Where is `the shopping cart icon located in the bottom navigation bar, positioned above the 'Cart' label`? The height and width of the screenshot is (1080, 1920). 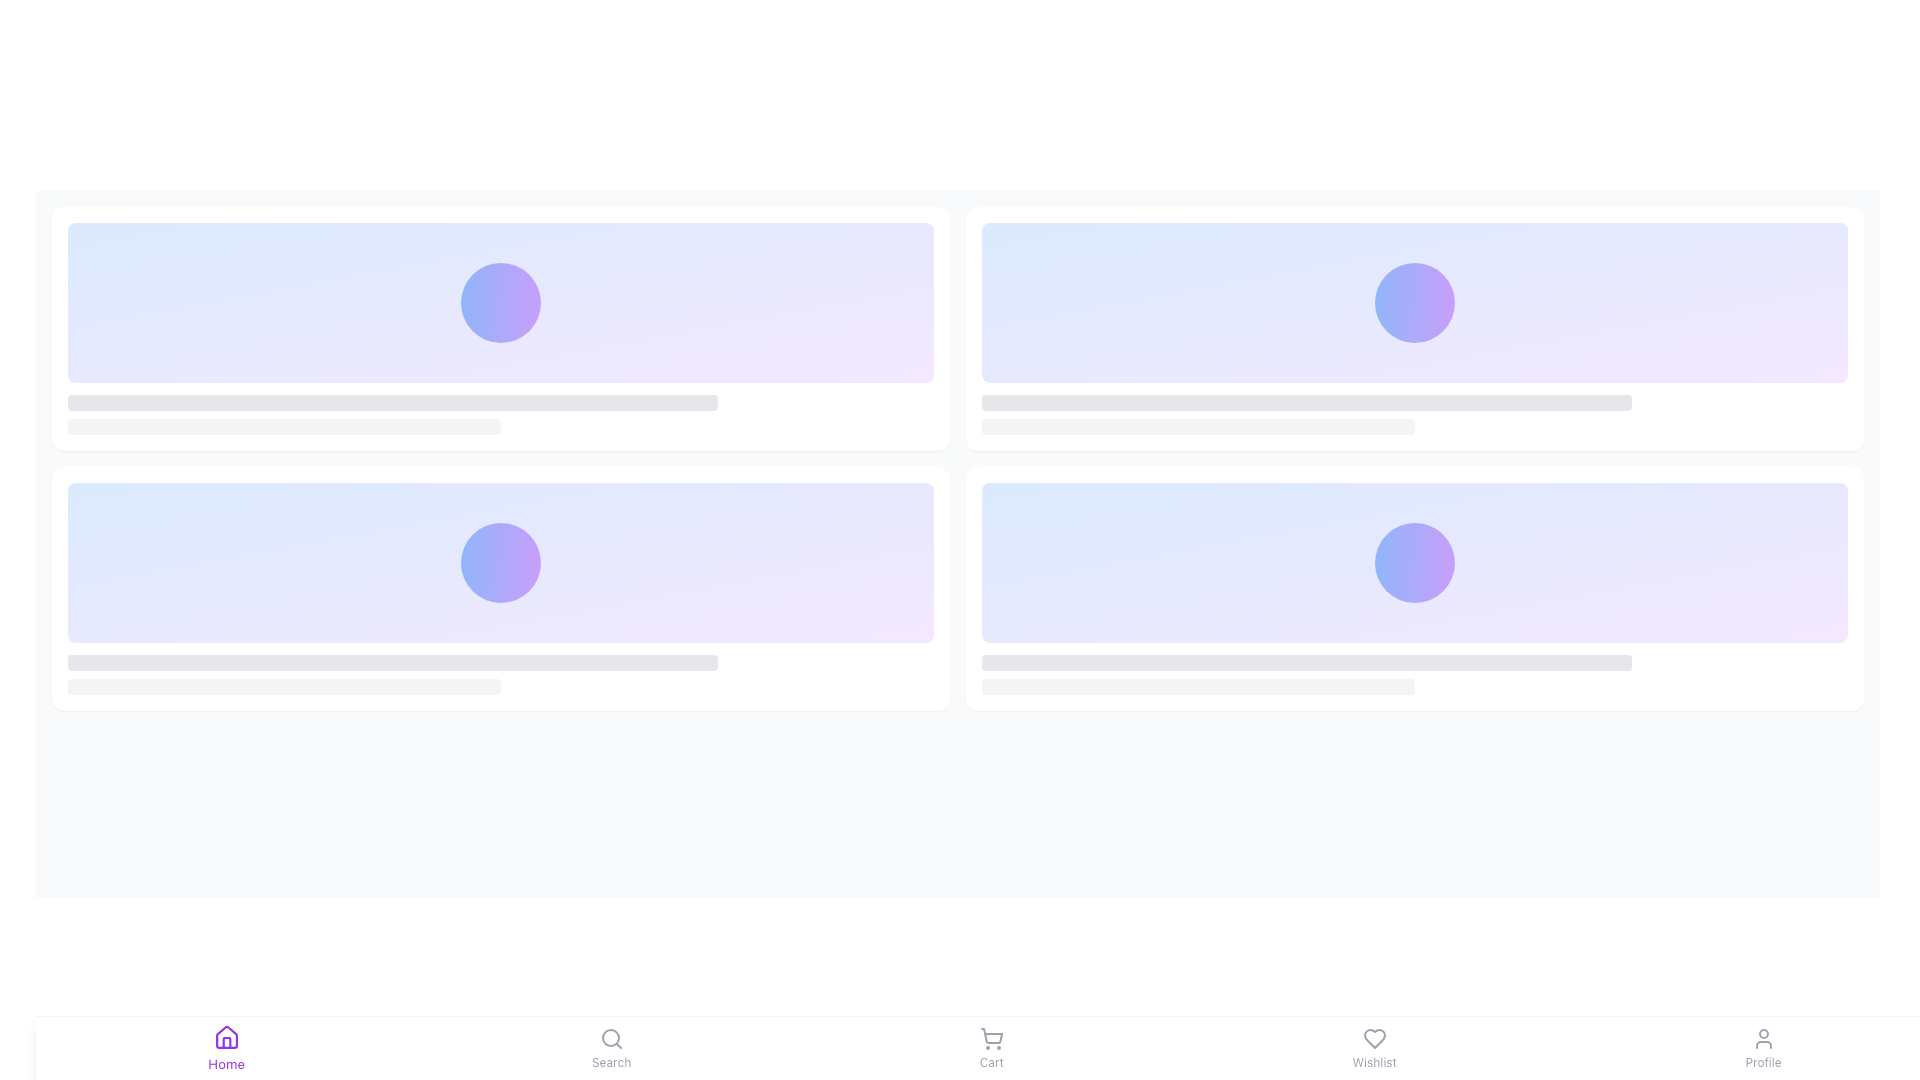 the shopping cart icon located in the bottom navigation bar, positioned above the 'Cart' label is located at coordinates (991, 1037).